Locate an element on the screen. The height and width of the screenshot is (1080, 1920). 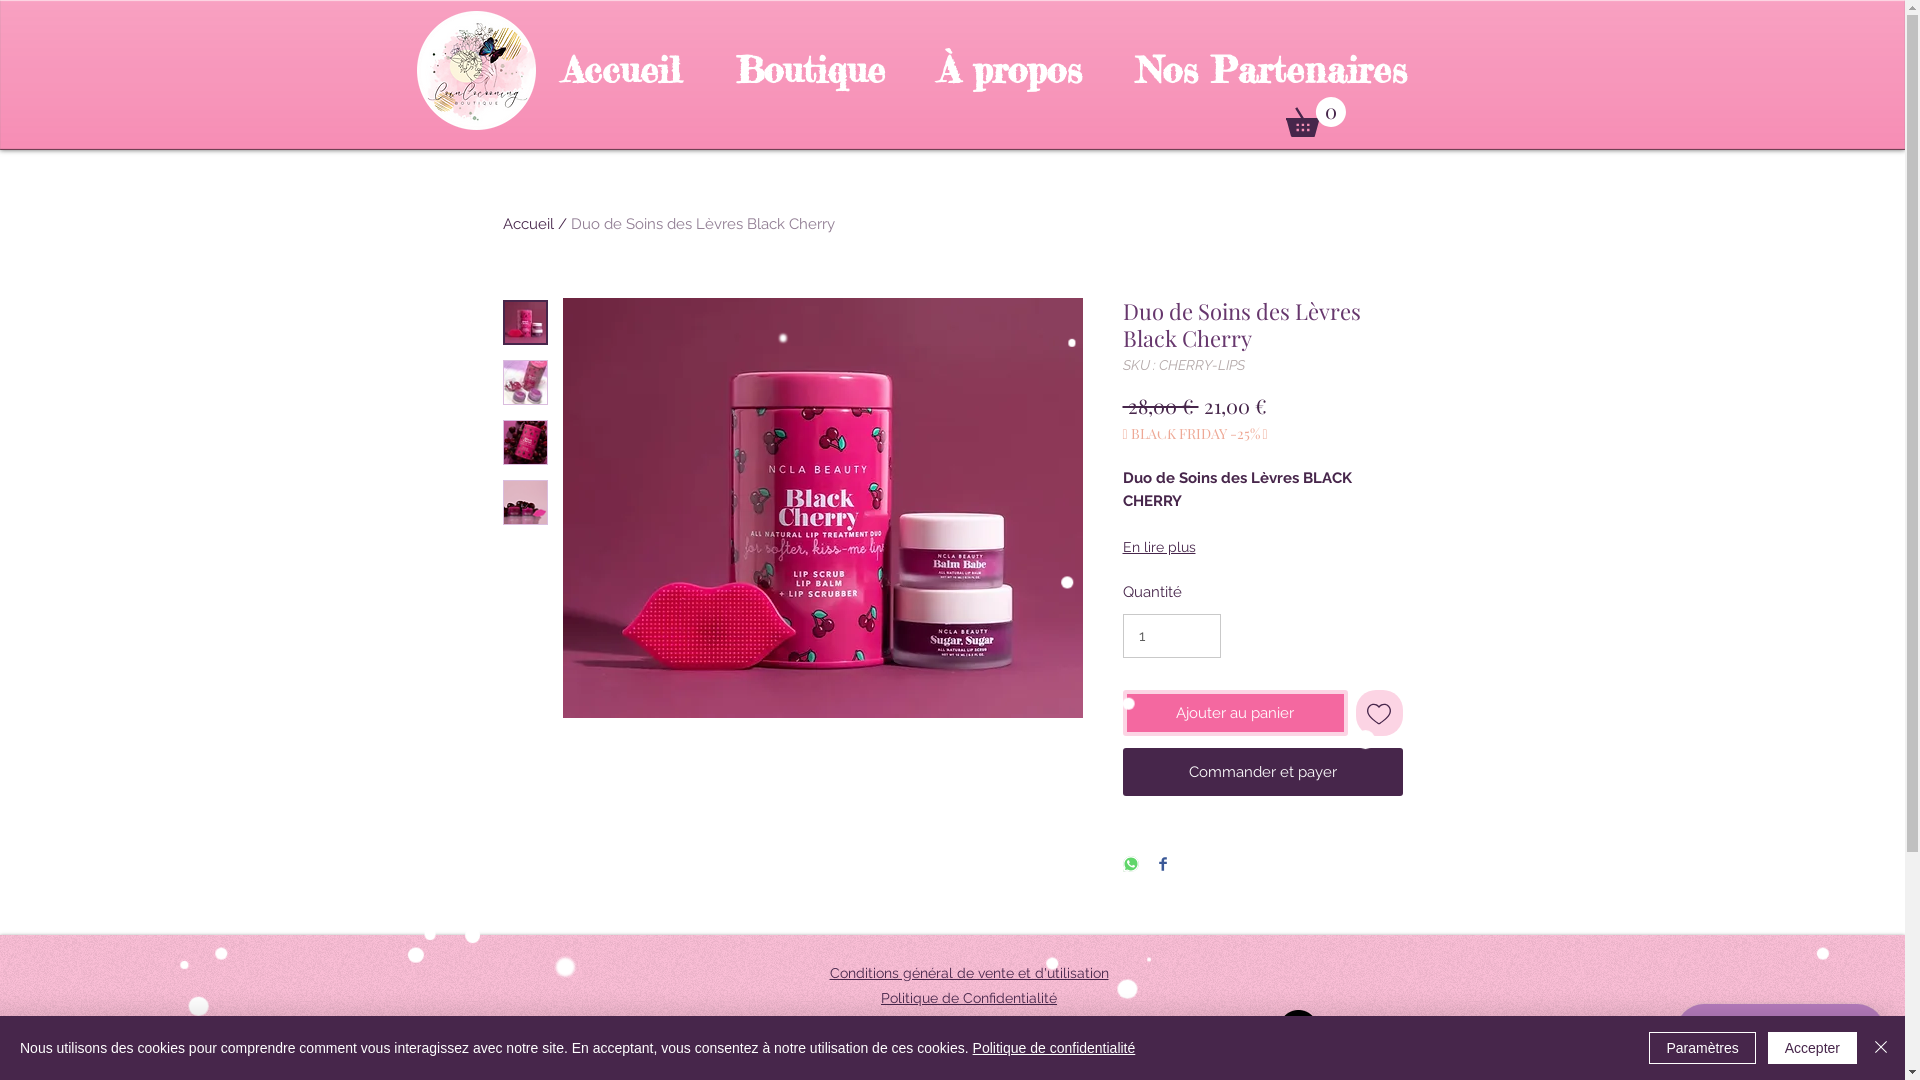
'0' is located at coordinates (1315, 116).